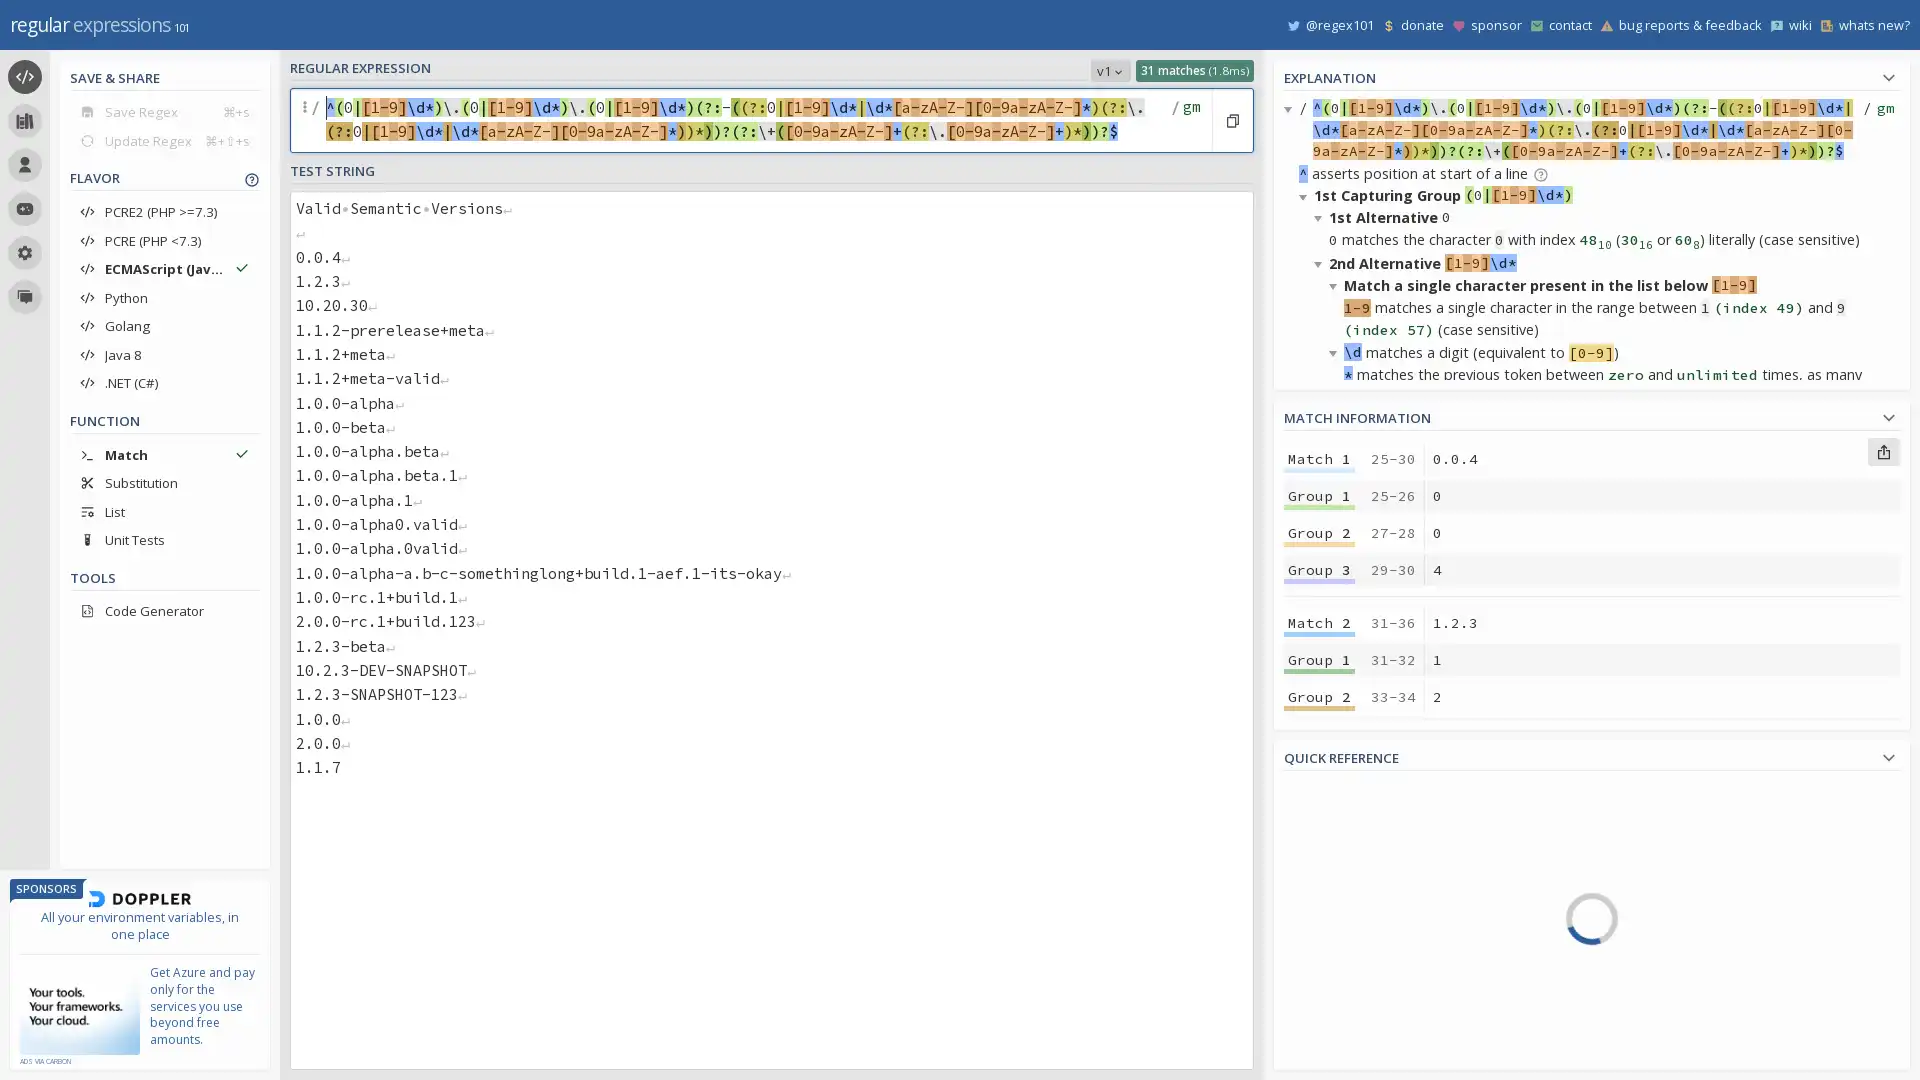 The height and width of the screenshot is (1080, 1920). I want to click on Collapse Subtree, so click(1306, 443).